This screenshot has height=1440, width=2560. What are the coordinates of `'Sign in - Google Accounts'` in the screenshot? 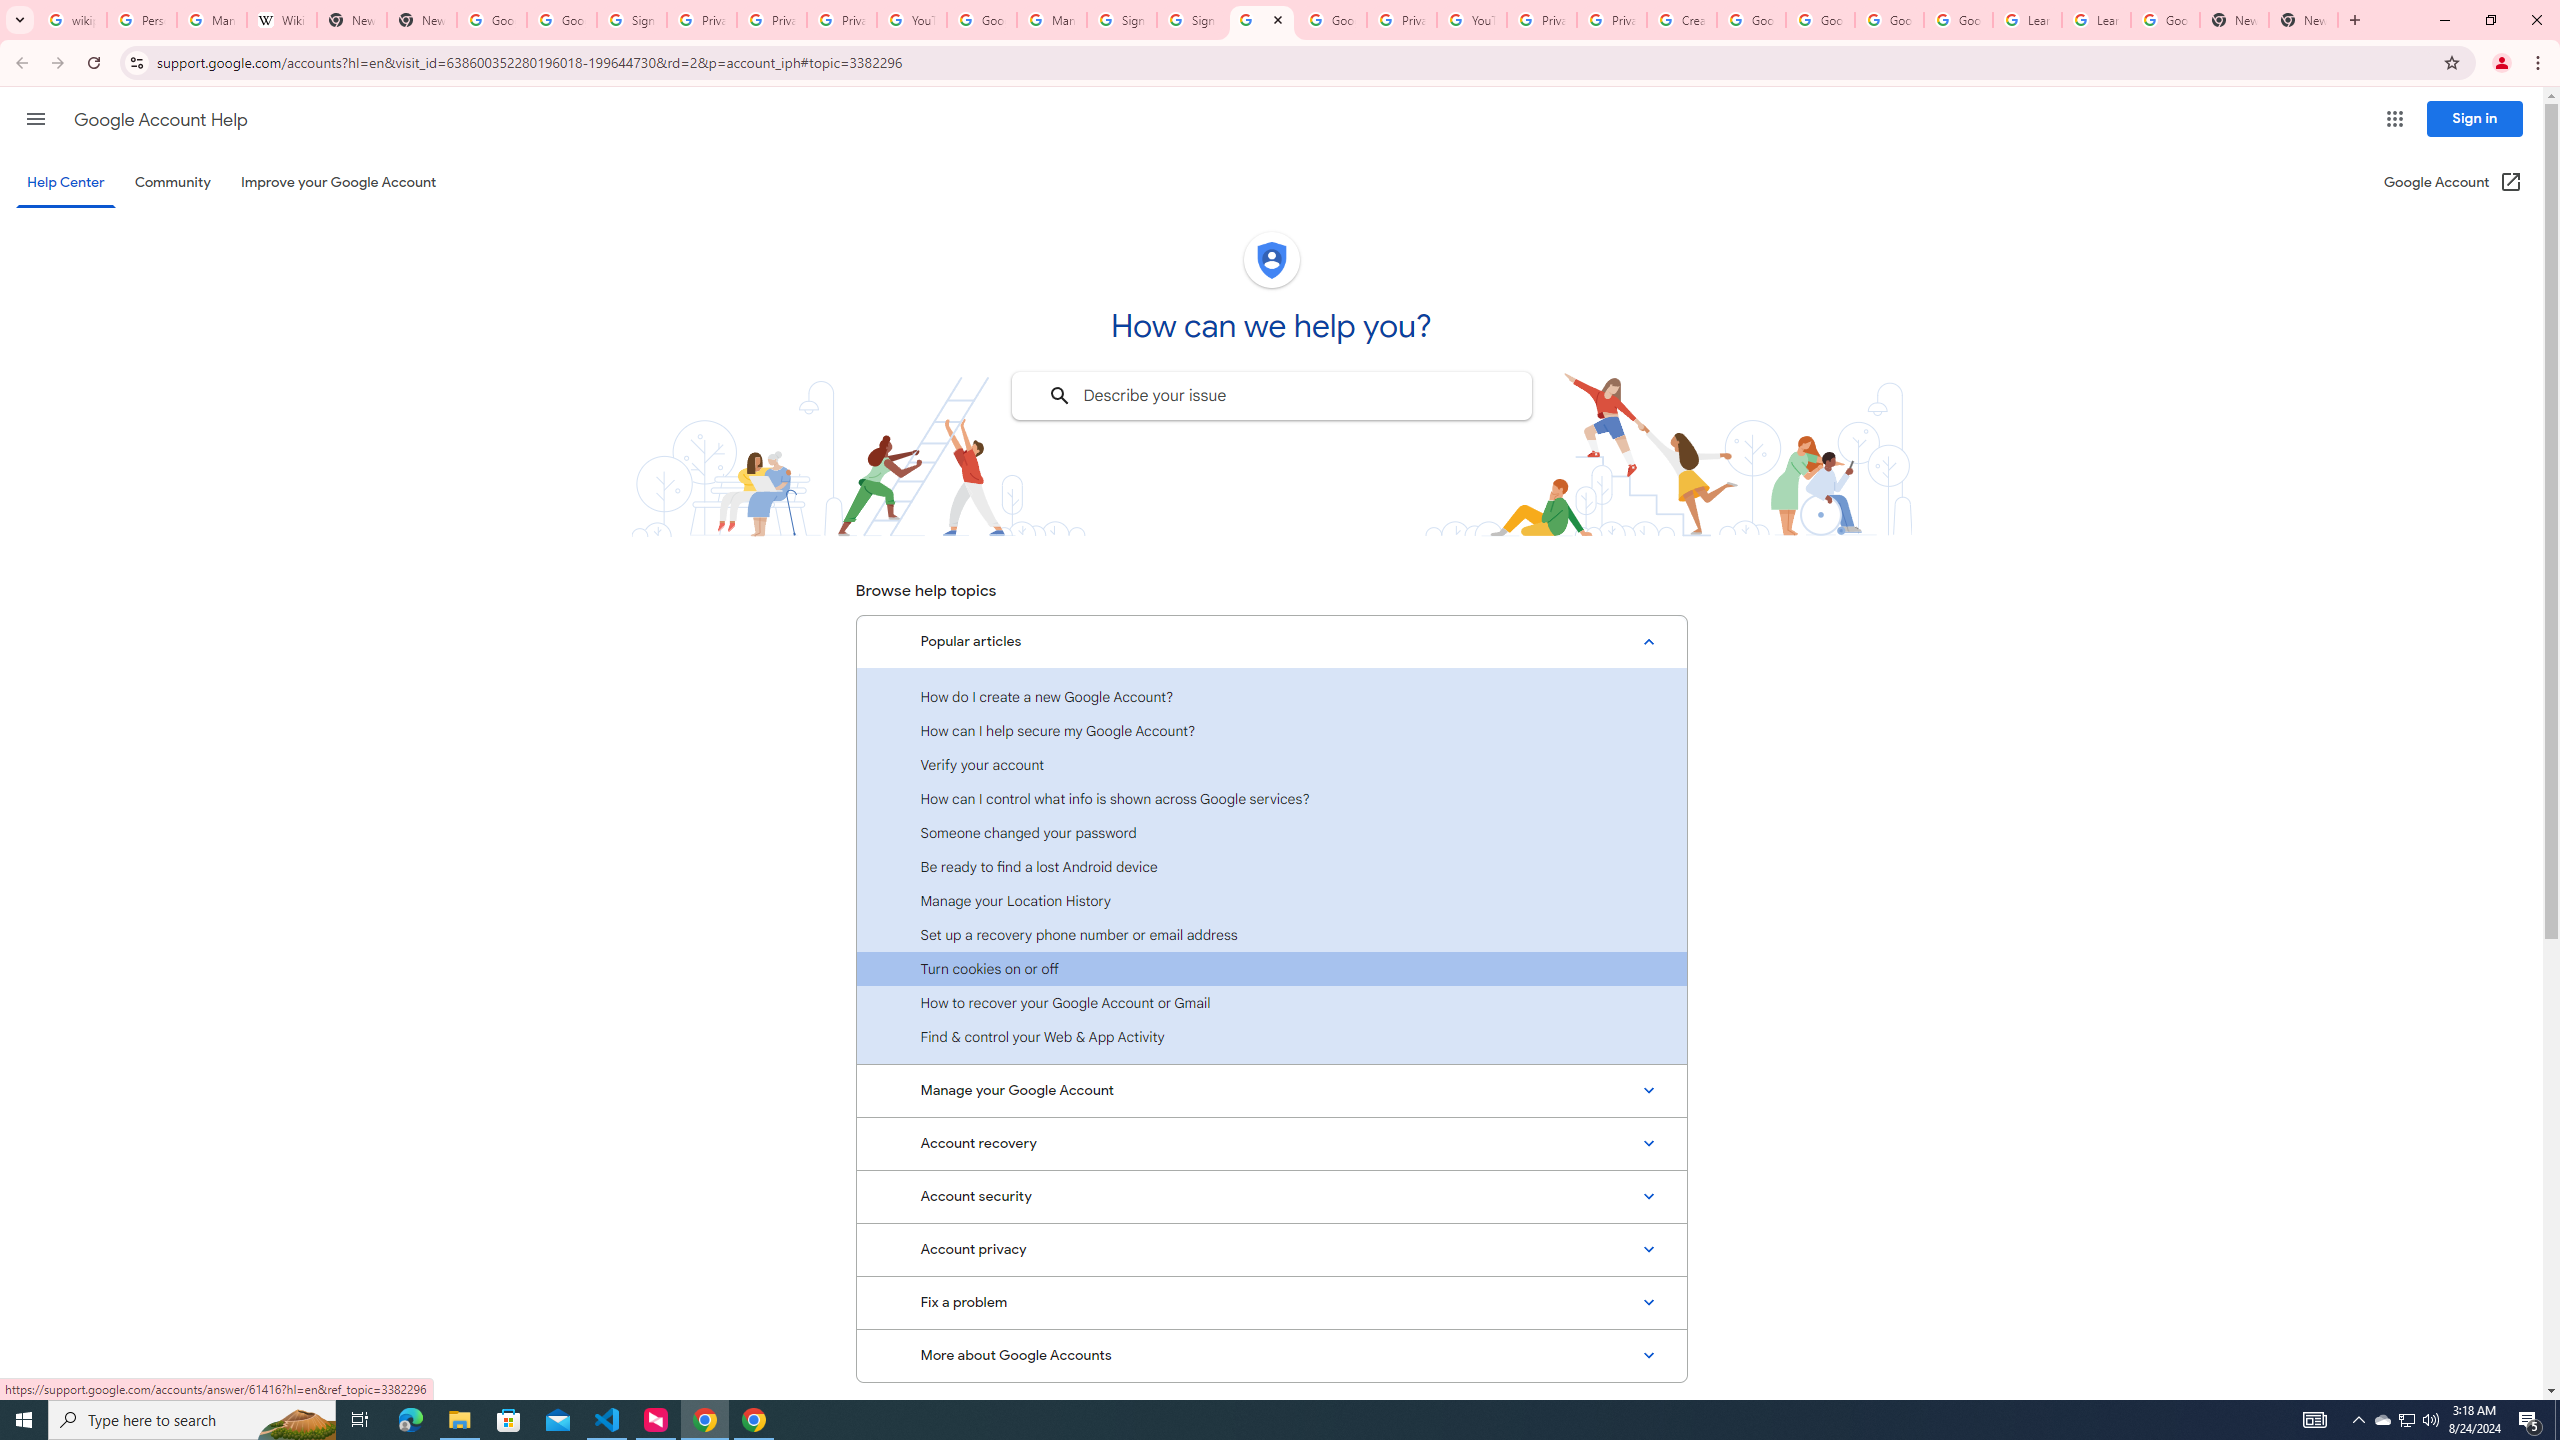 It's located at (1190, 19).